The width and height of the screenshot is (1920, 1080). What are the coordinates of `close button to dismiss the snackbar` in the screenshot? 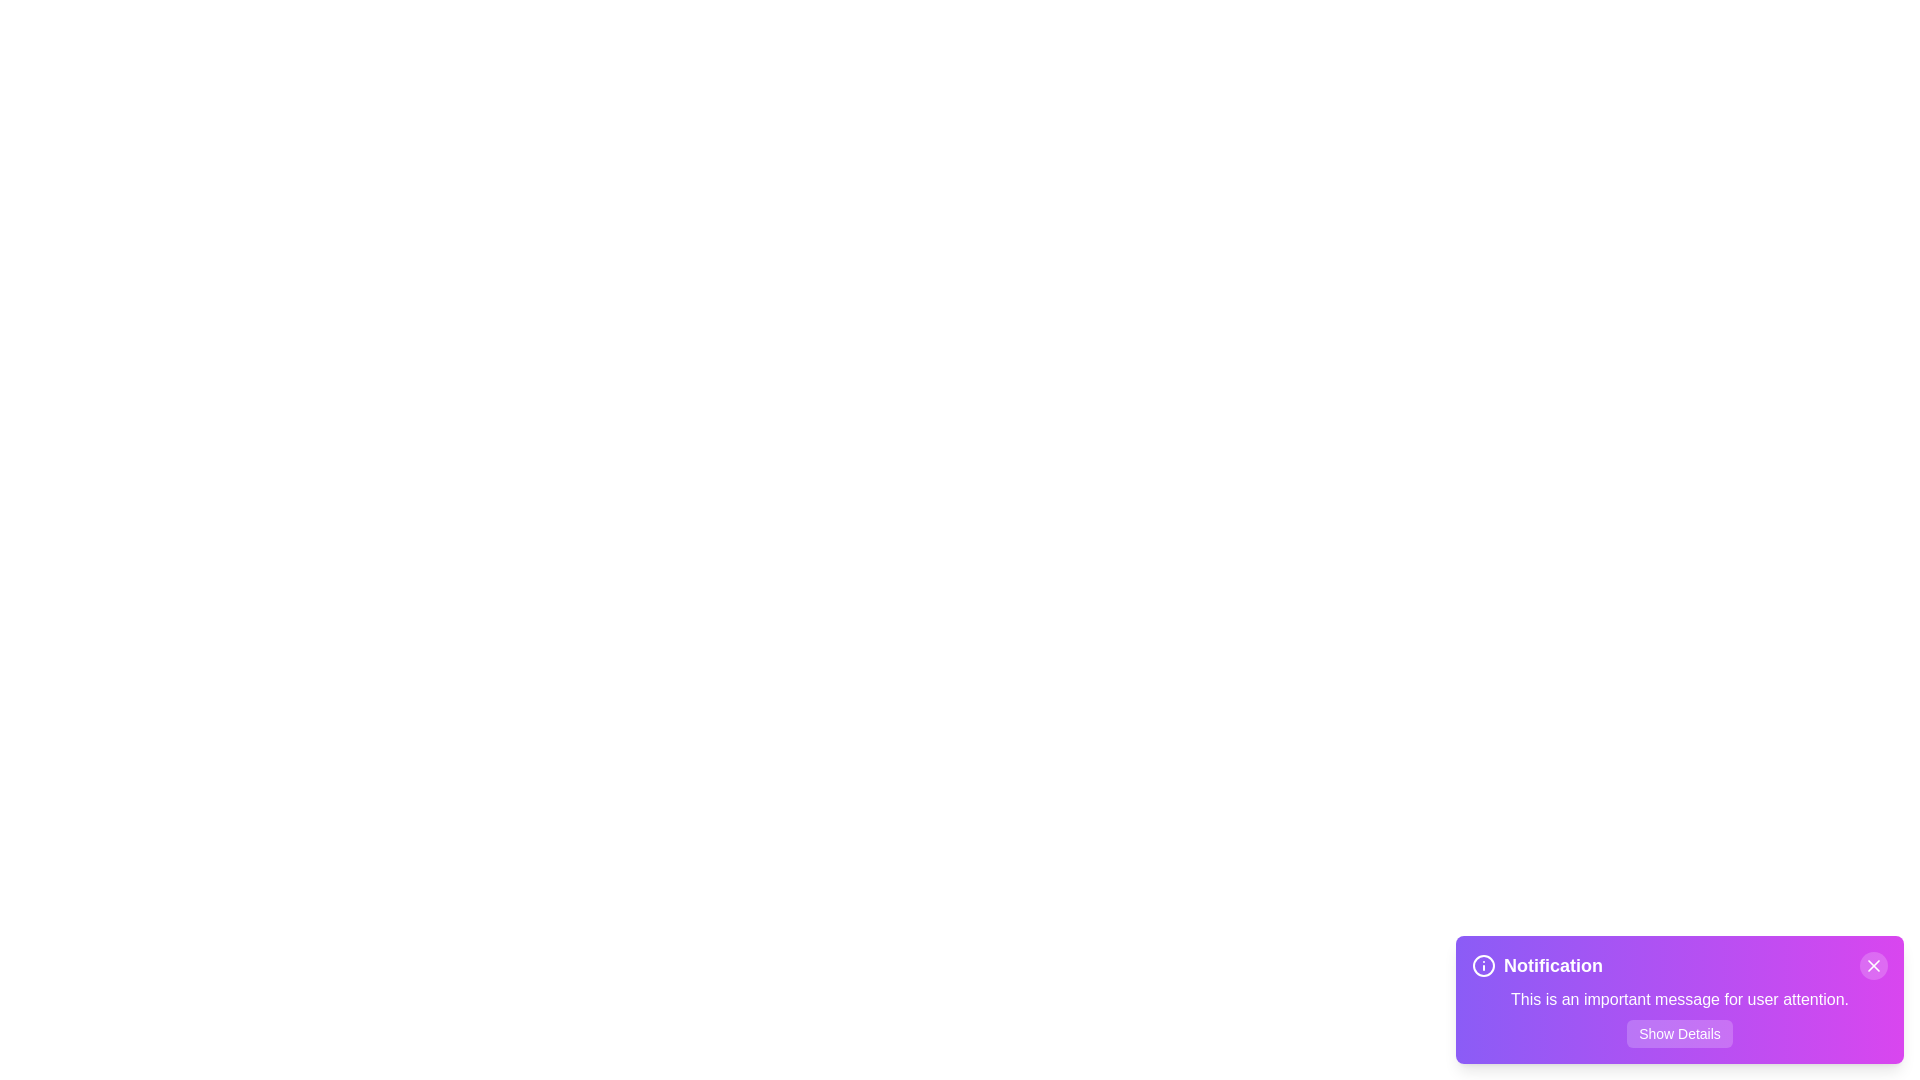 It's located at (1872, 964).